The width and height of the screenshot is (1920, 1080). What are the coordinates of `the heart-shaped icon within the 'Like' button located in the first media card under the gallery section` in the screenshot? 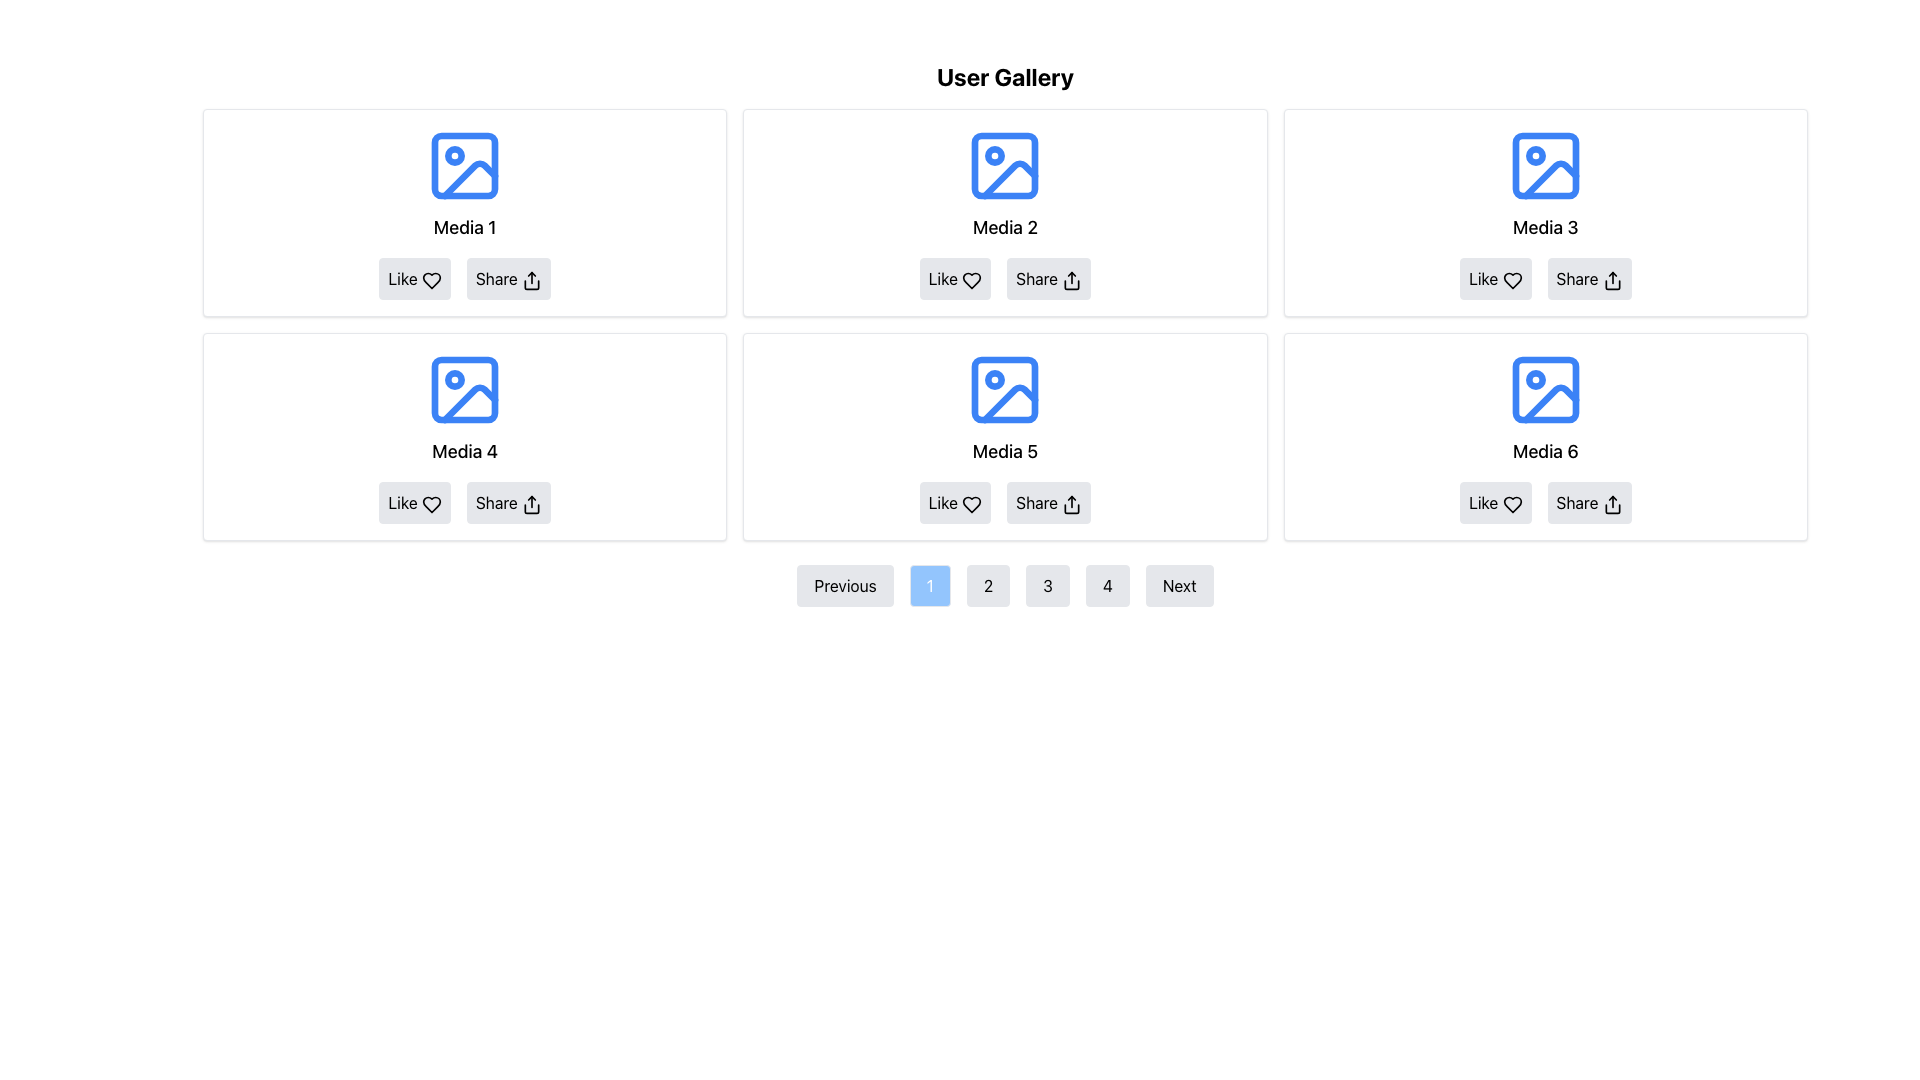 It's located at (430, 280).